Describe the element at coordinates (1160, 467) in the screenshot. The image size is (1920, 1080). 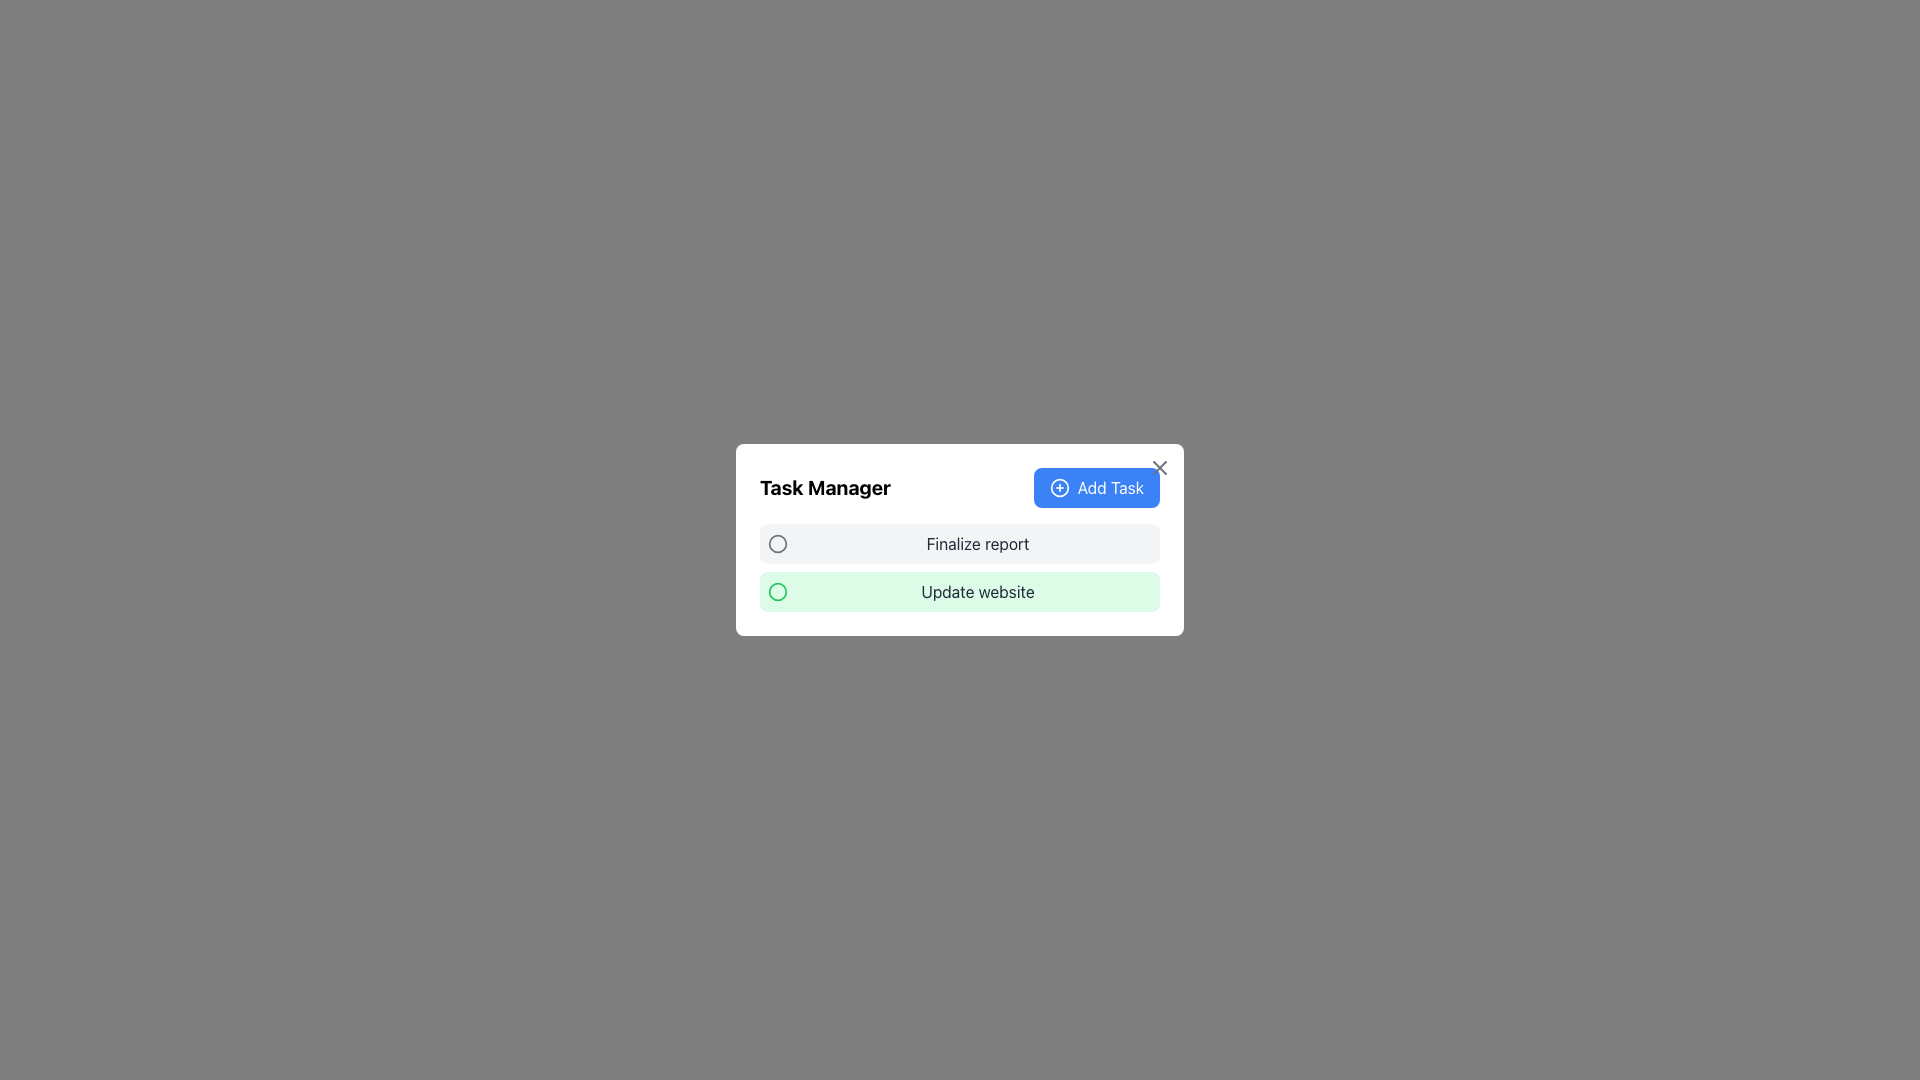
I see `the Close icon, represented by a small cross within a square boundary, located at the top-right corner of the task management widget` at that location.